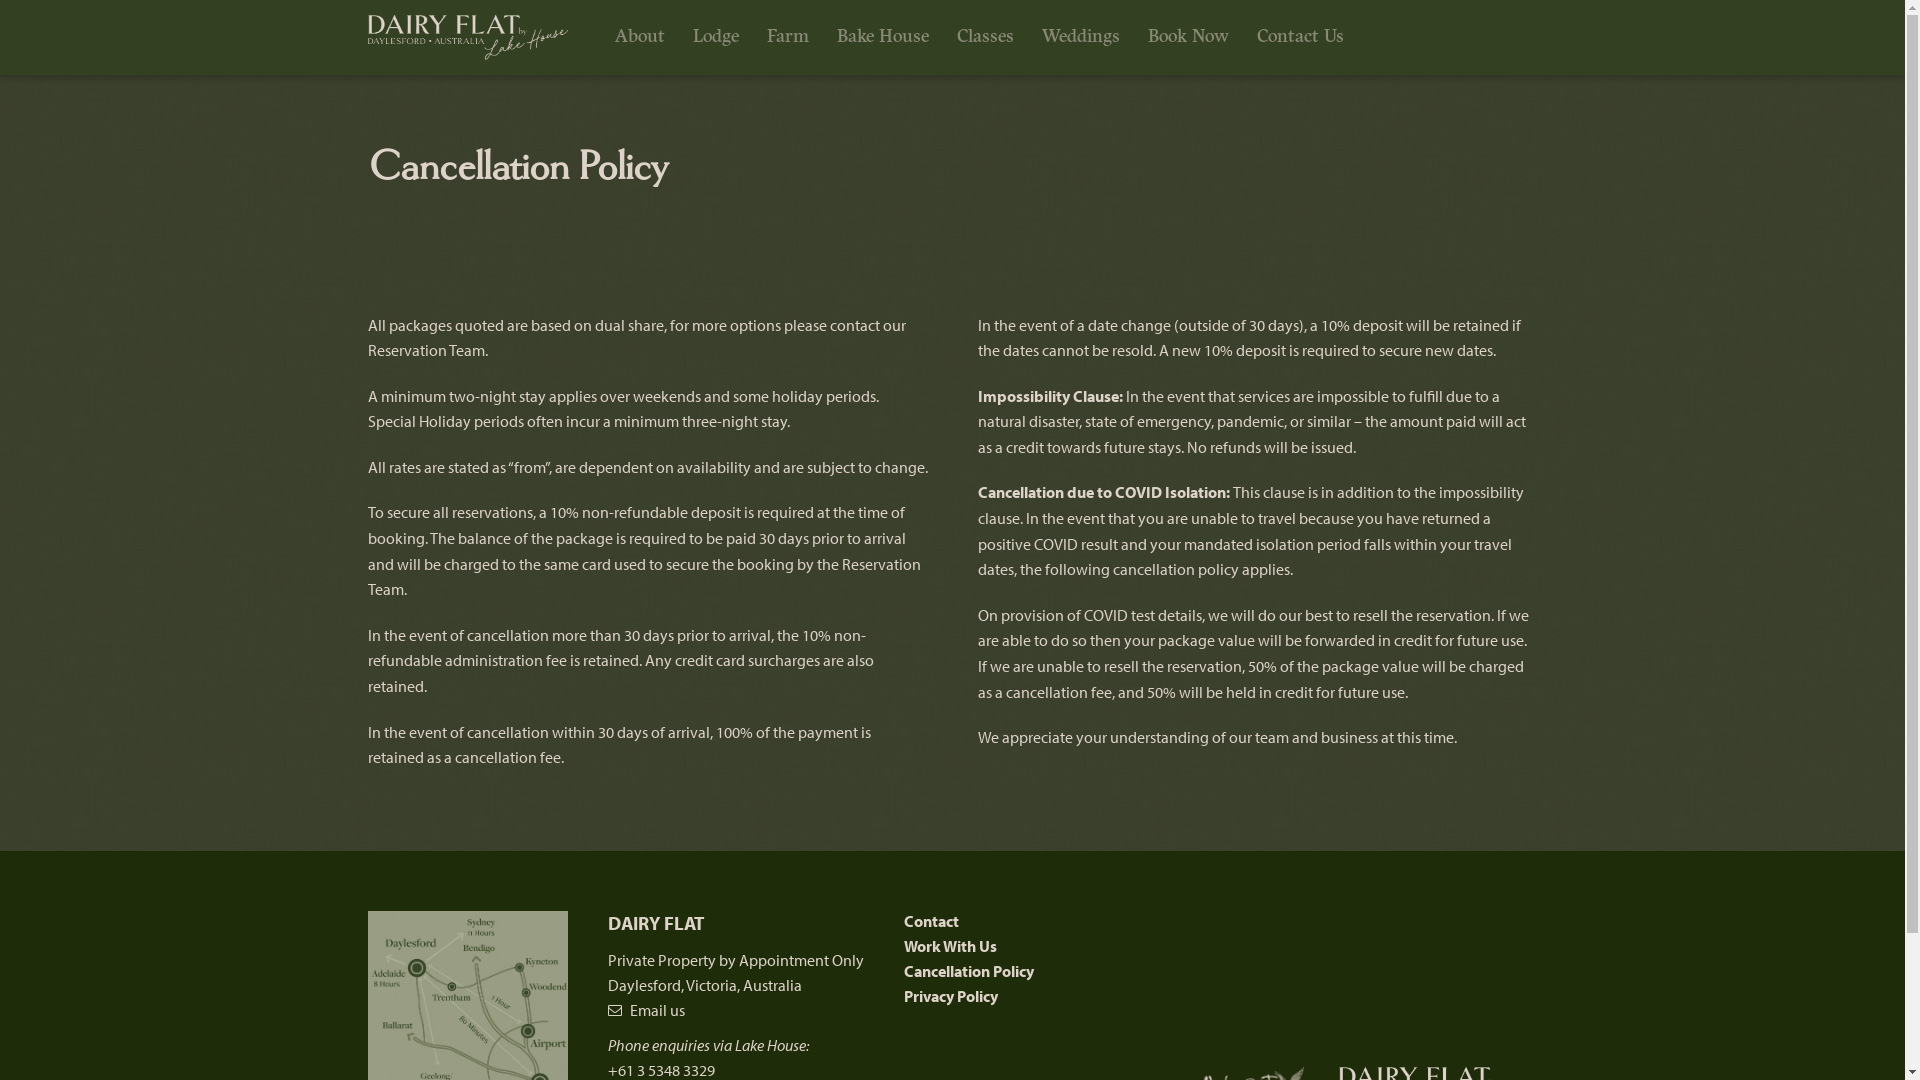 This screenshot has height=1080, width=1920. What do you see at coordinates (1079, 37) in the screenshot?
I see `'Weddings'` at bounding box center [1079, 37].